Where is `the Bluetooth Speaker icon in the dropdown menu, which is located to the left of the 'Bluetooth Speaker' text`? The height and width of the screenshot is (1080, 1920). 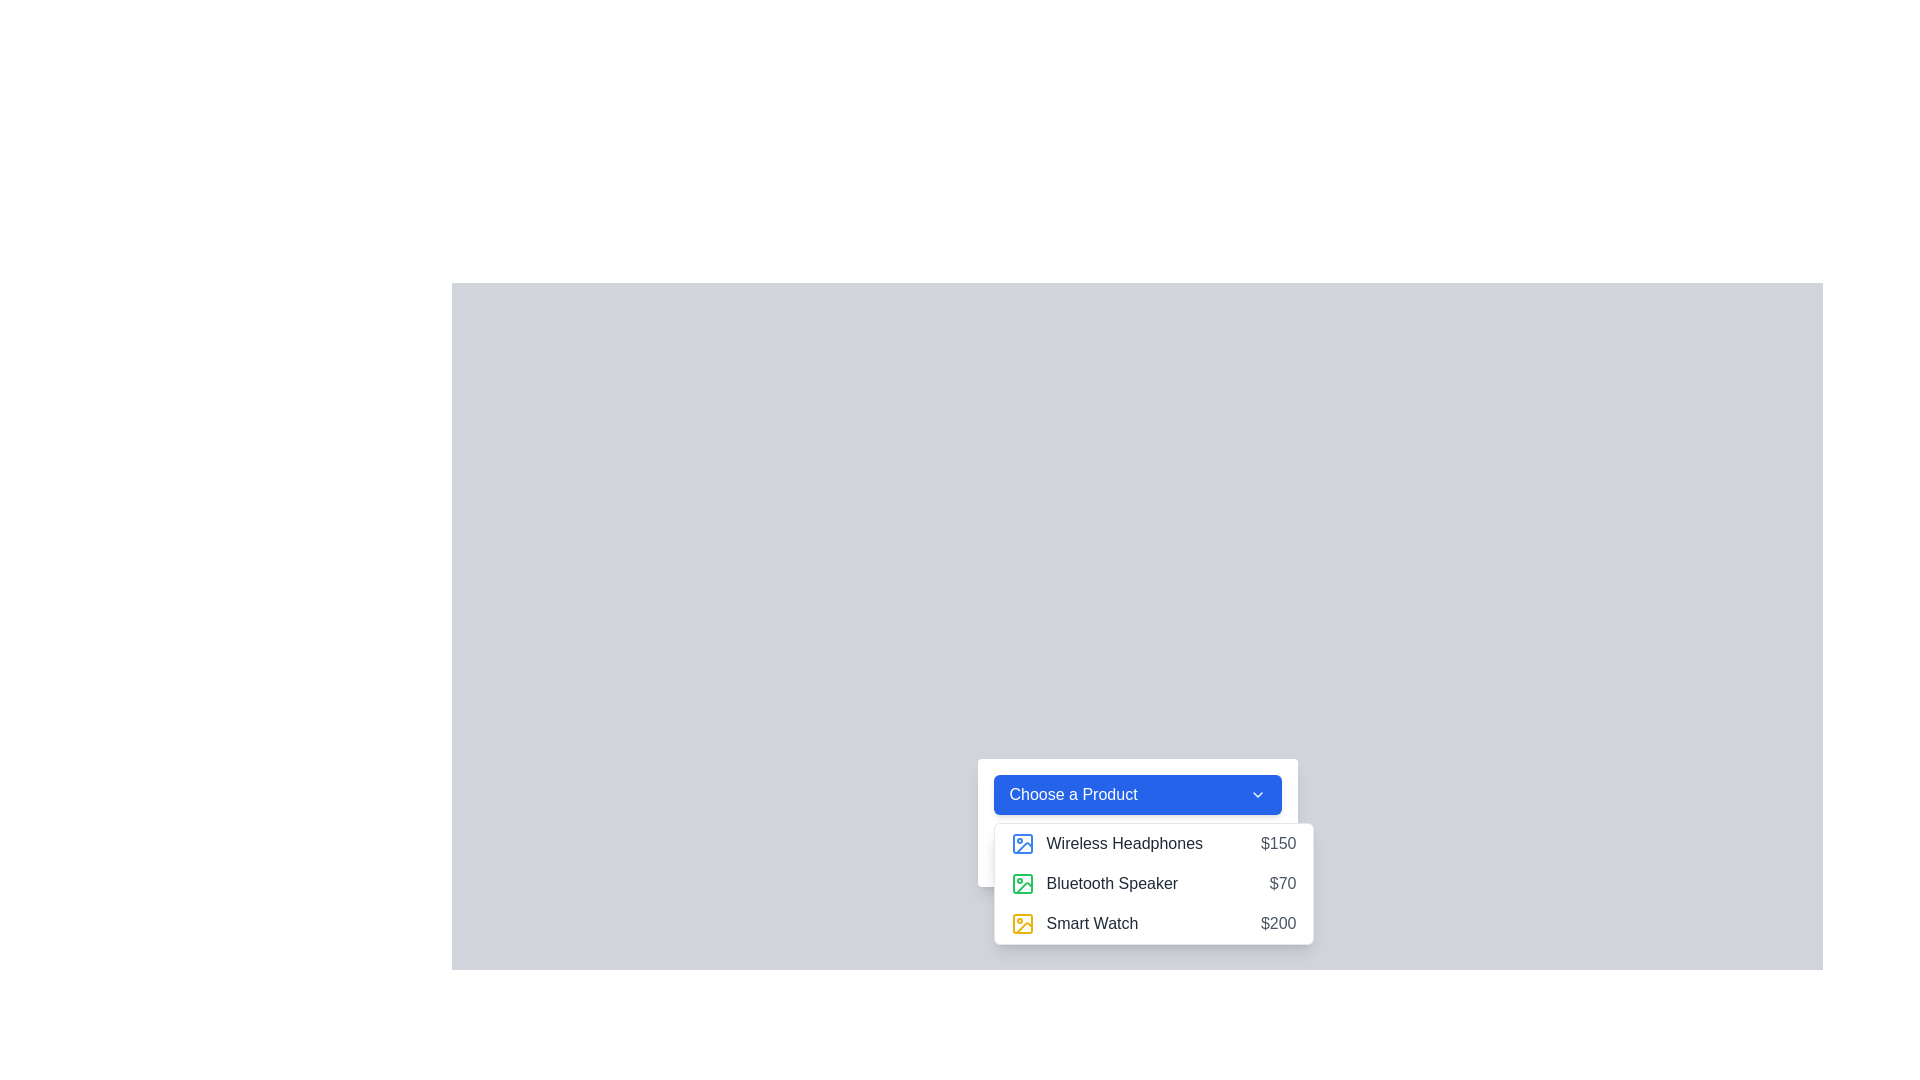 the Bluetooth Speaker icon in the dropdown menu, which is located to the left of the 'Bluetooth Speaker' text is located at coordinates (1022, 882).